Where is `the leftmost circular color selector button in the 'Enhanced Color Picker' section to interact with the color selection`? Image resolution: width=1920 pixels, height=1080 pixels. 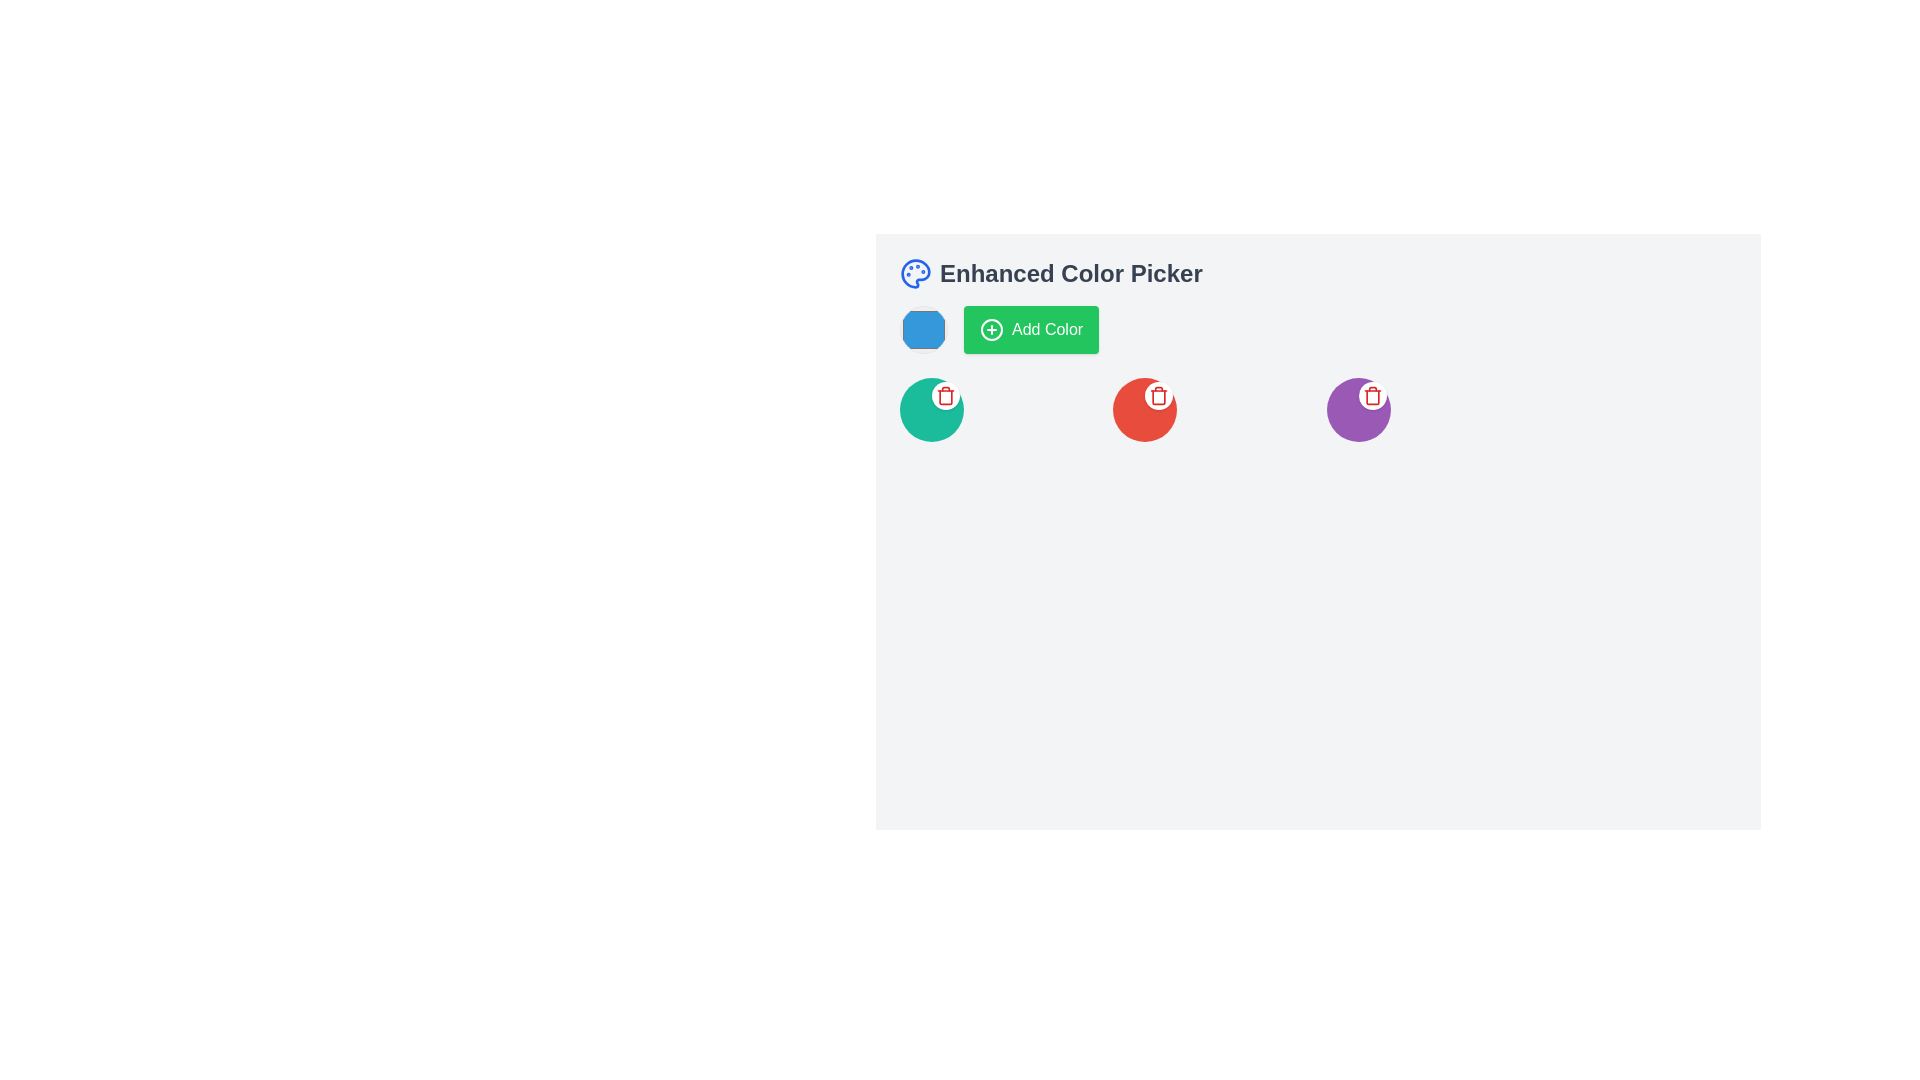
the leftmost circular color selector button in the 'Enhanced Color Picker' section to interact with the color selection is located at coordinates (923, 329).